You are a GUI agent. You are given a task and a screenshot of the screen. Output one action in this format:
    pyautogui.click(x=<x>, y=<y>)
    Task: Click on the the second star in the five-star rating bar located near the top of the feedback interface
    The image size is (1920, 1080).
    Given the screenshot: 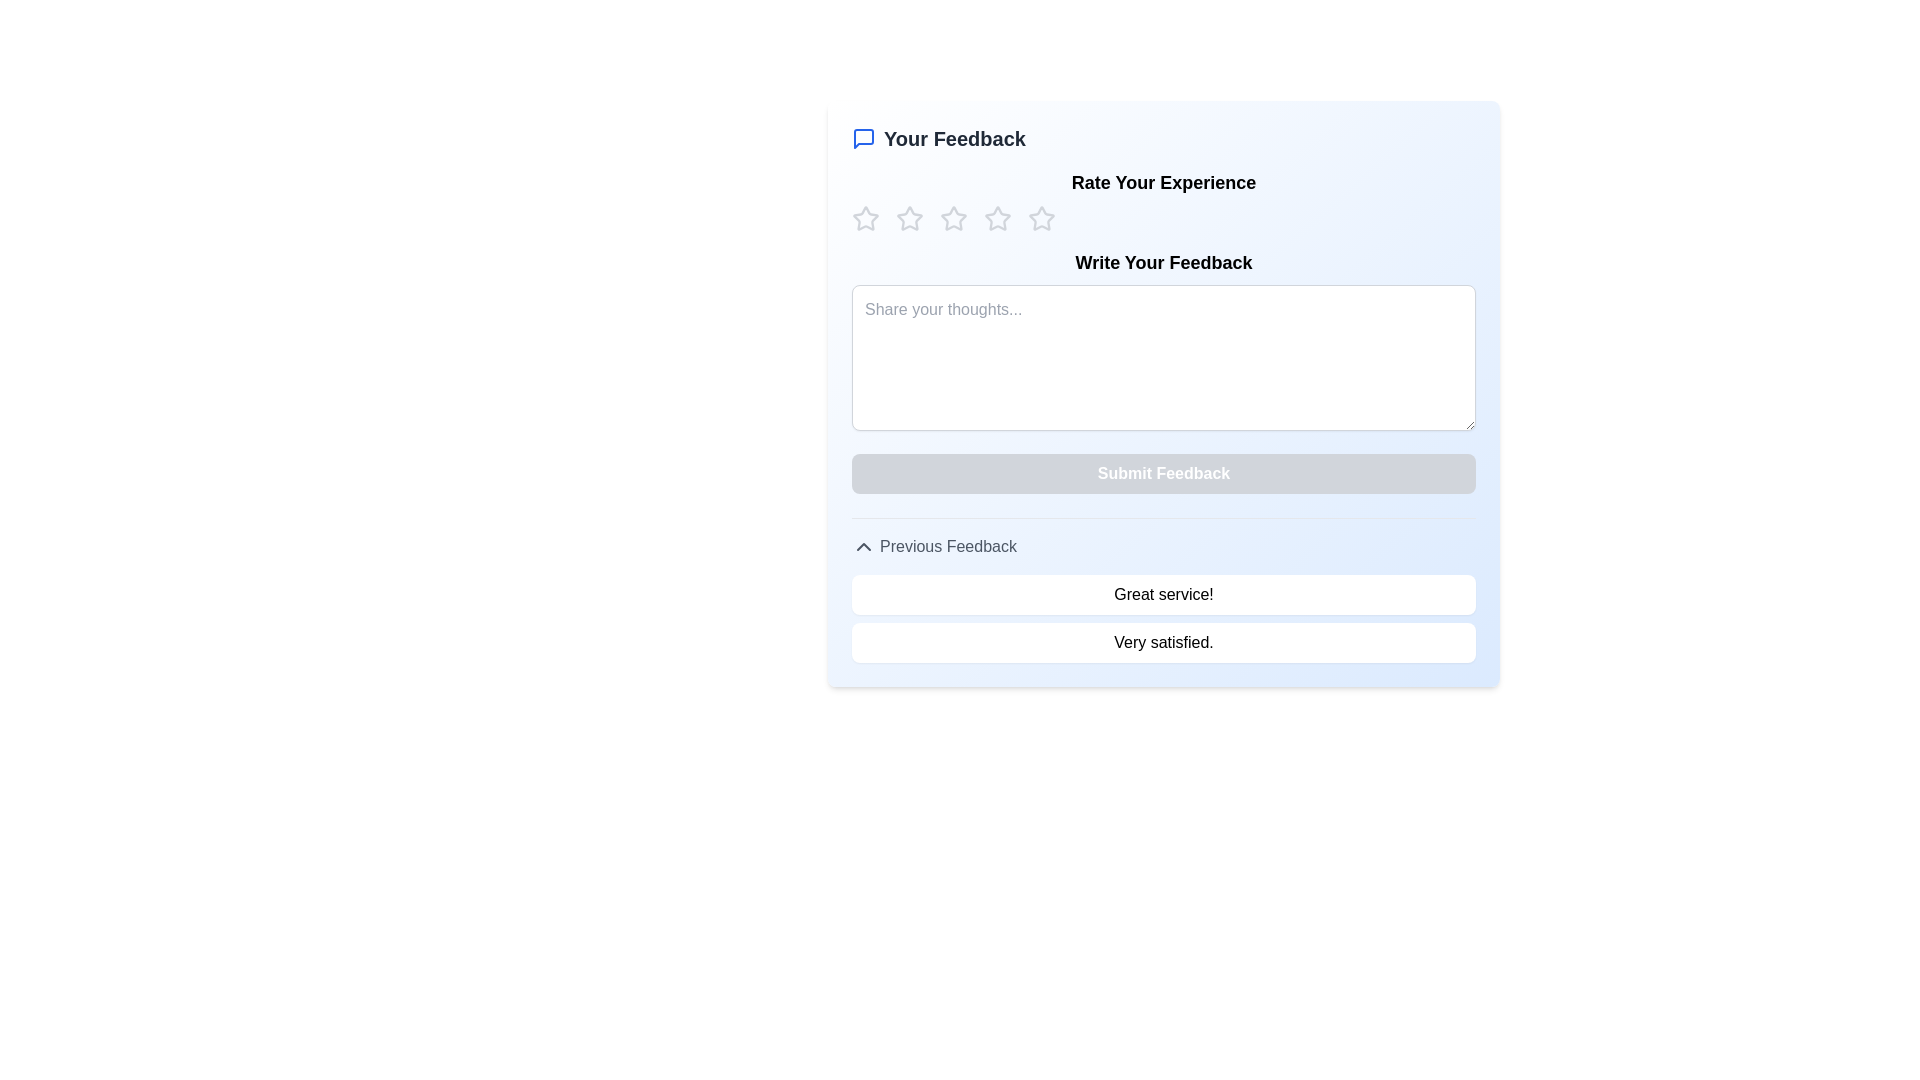 What is the action you would take?
    pyautogui.click(x=909, y=218)
    